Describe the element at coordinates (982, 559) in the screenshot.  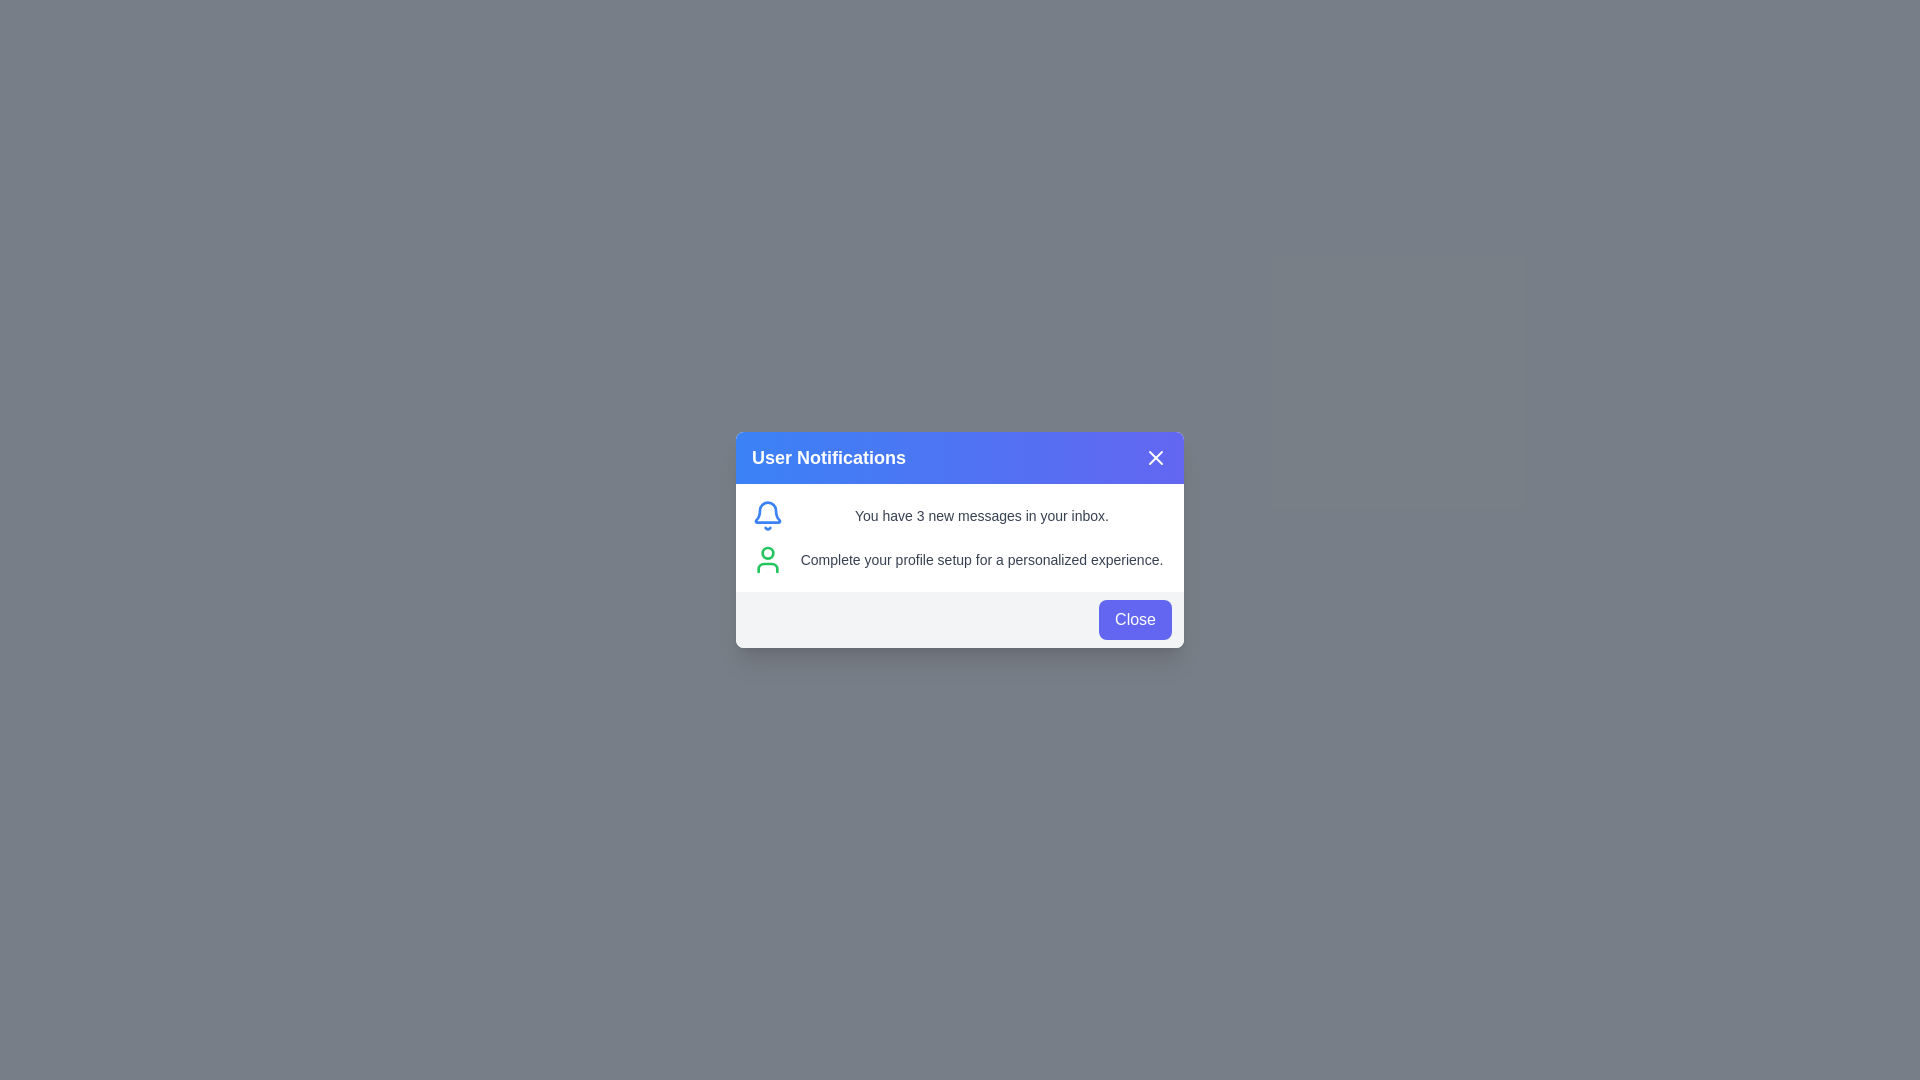
I see `text line that states 'Complete your profile setup for a personalized experience.' It is styled in a small font size and gray color, located within the notification card under the blue header 'User Notifications', and positioned to the right of a green user icon` at that location.